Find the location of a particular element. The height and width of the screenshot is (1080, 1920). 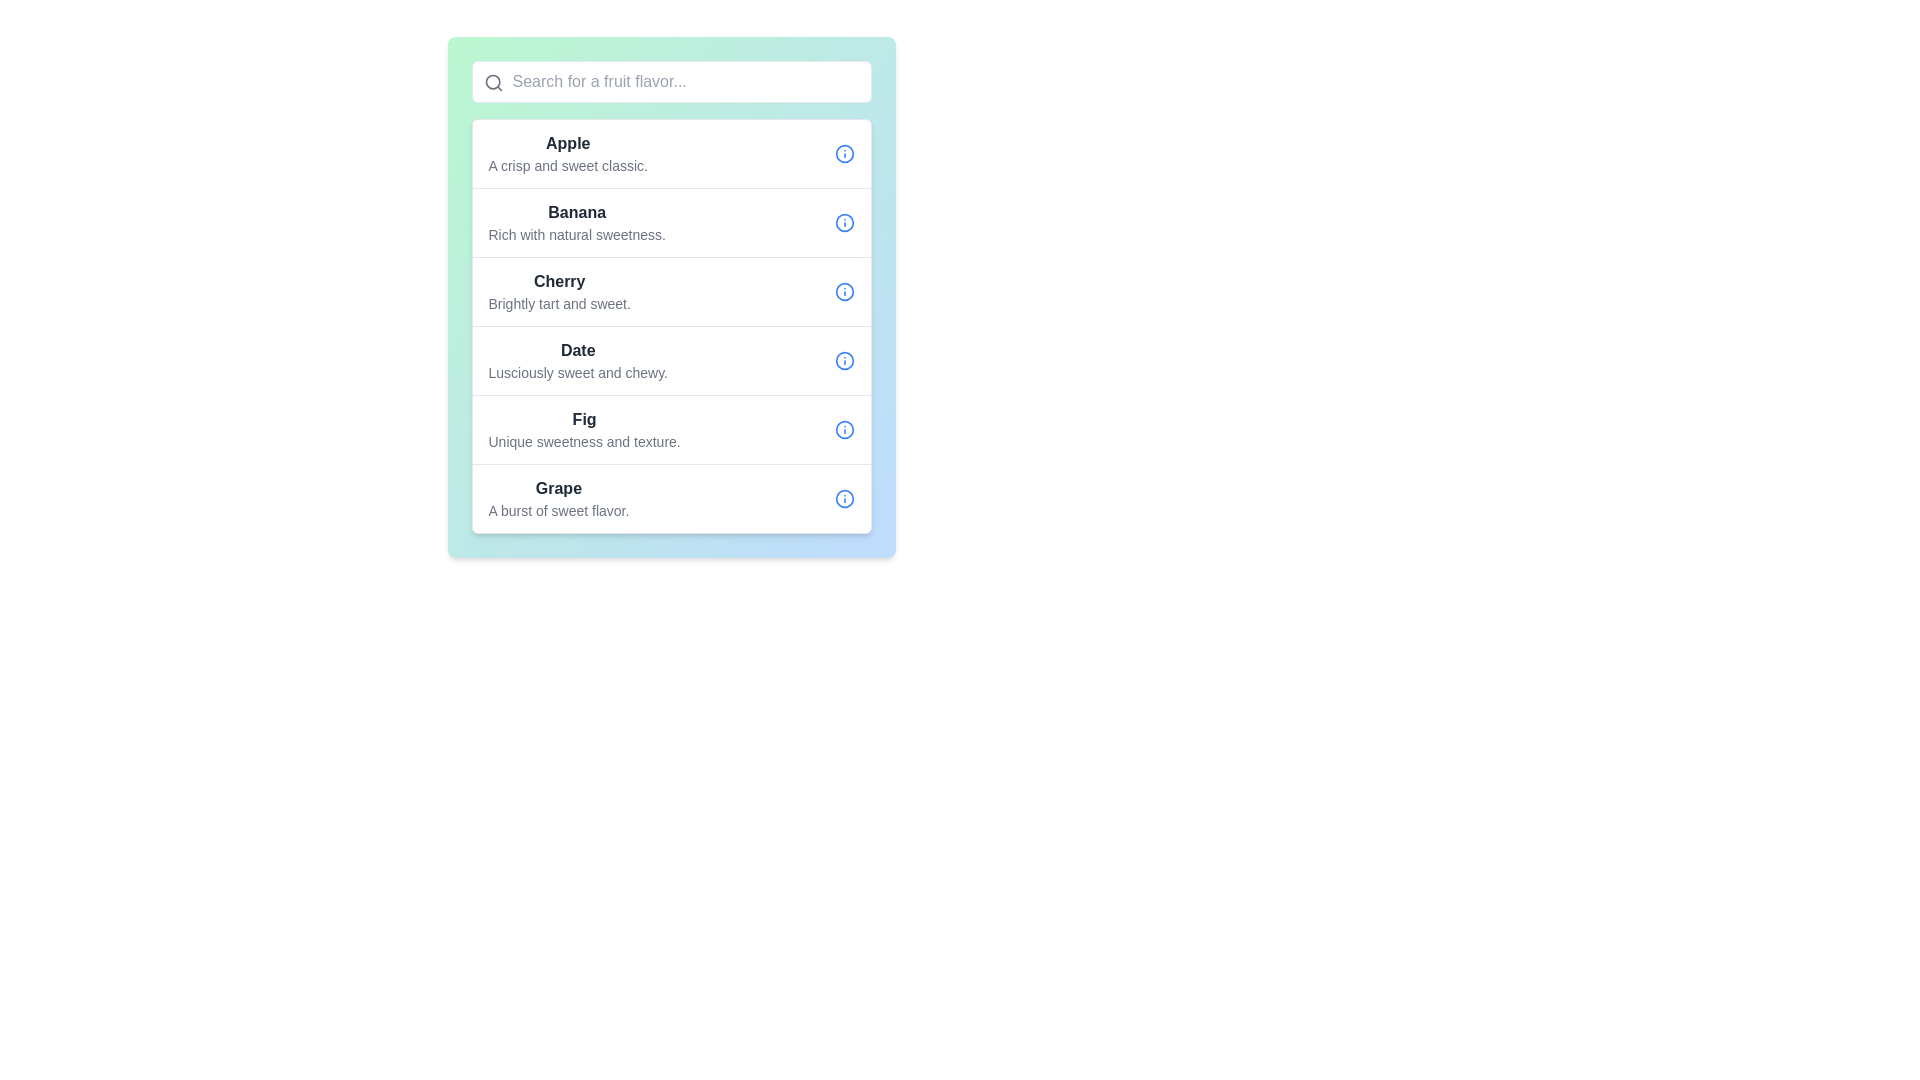

the blue circular informational icon with an 'i' inside, located at the far right end of the row containing the text 'Cherry Brightly tart and sweet' is located at coordinates (844, 292).